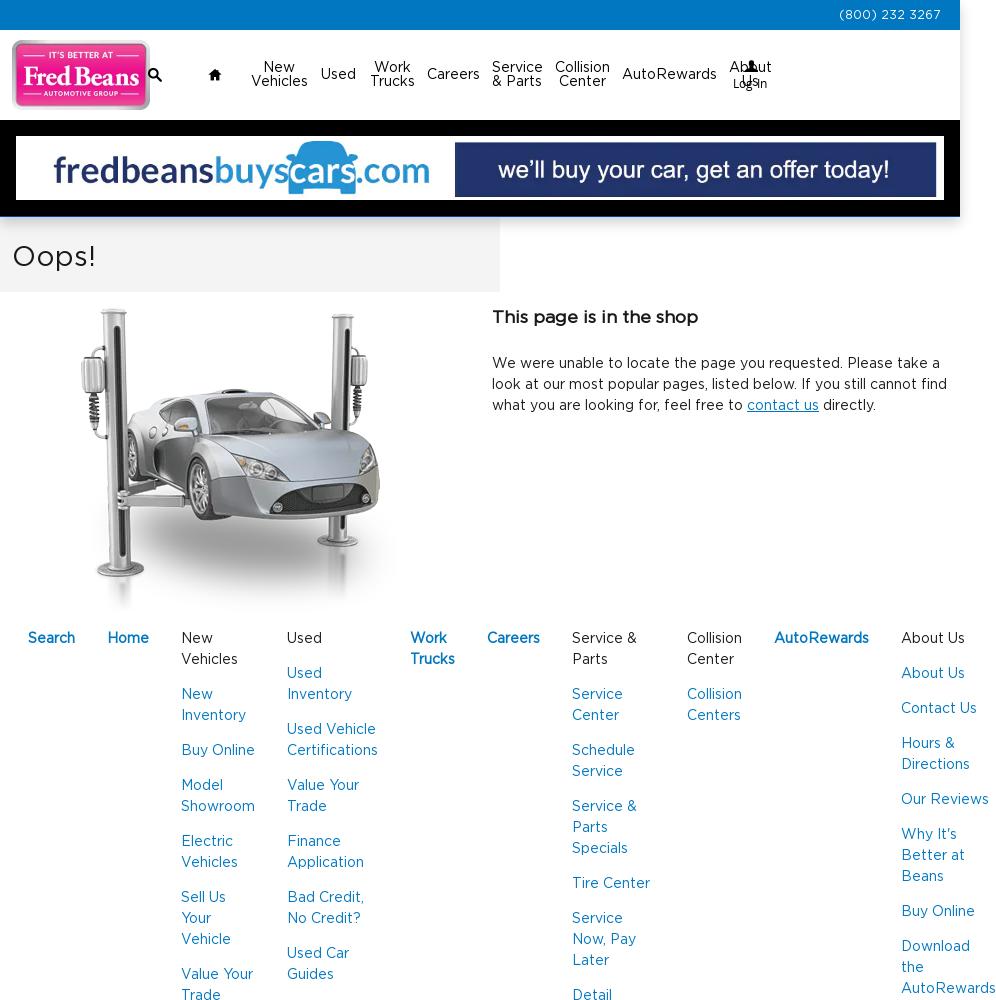 This screenshot has width=996, height=1000. Describe the element at coordinates (595, 317) in the screenshot. I see `'This page is in the shop'` at that location.